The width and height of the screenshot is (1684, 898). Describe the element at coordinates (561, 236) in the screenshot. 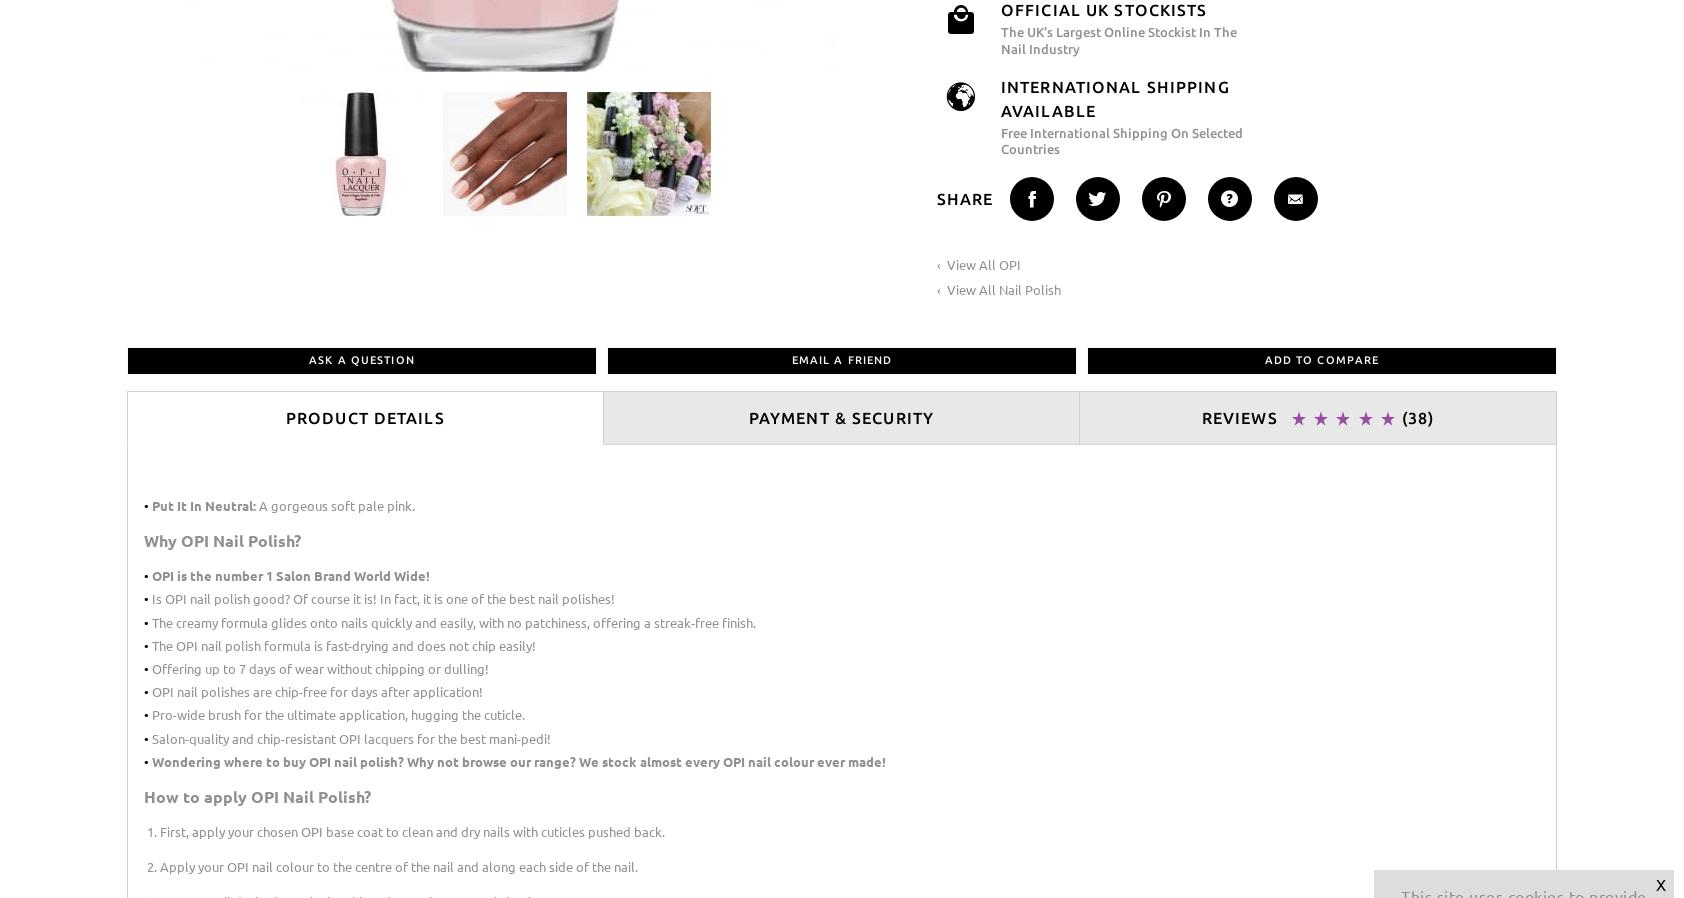

I see `'Disinfectant Sprays'` at that location.